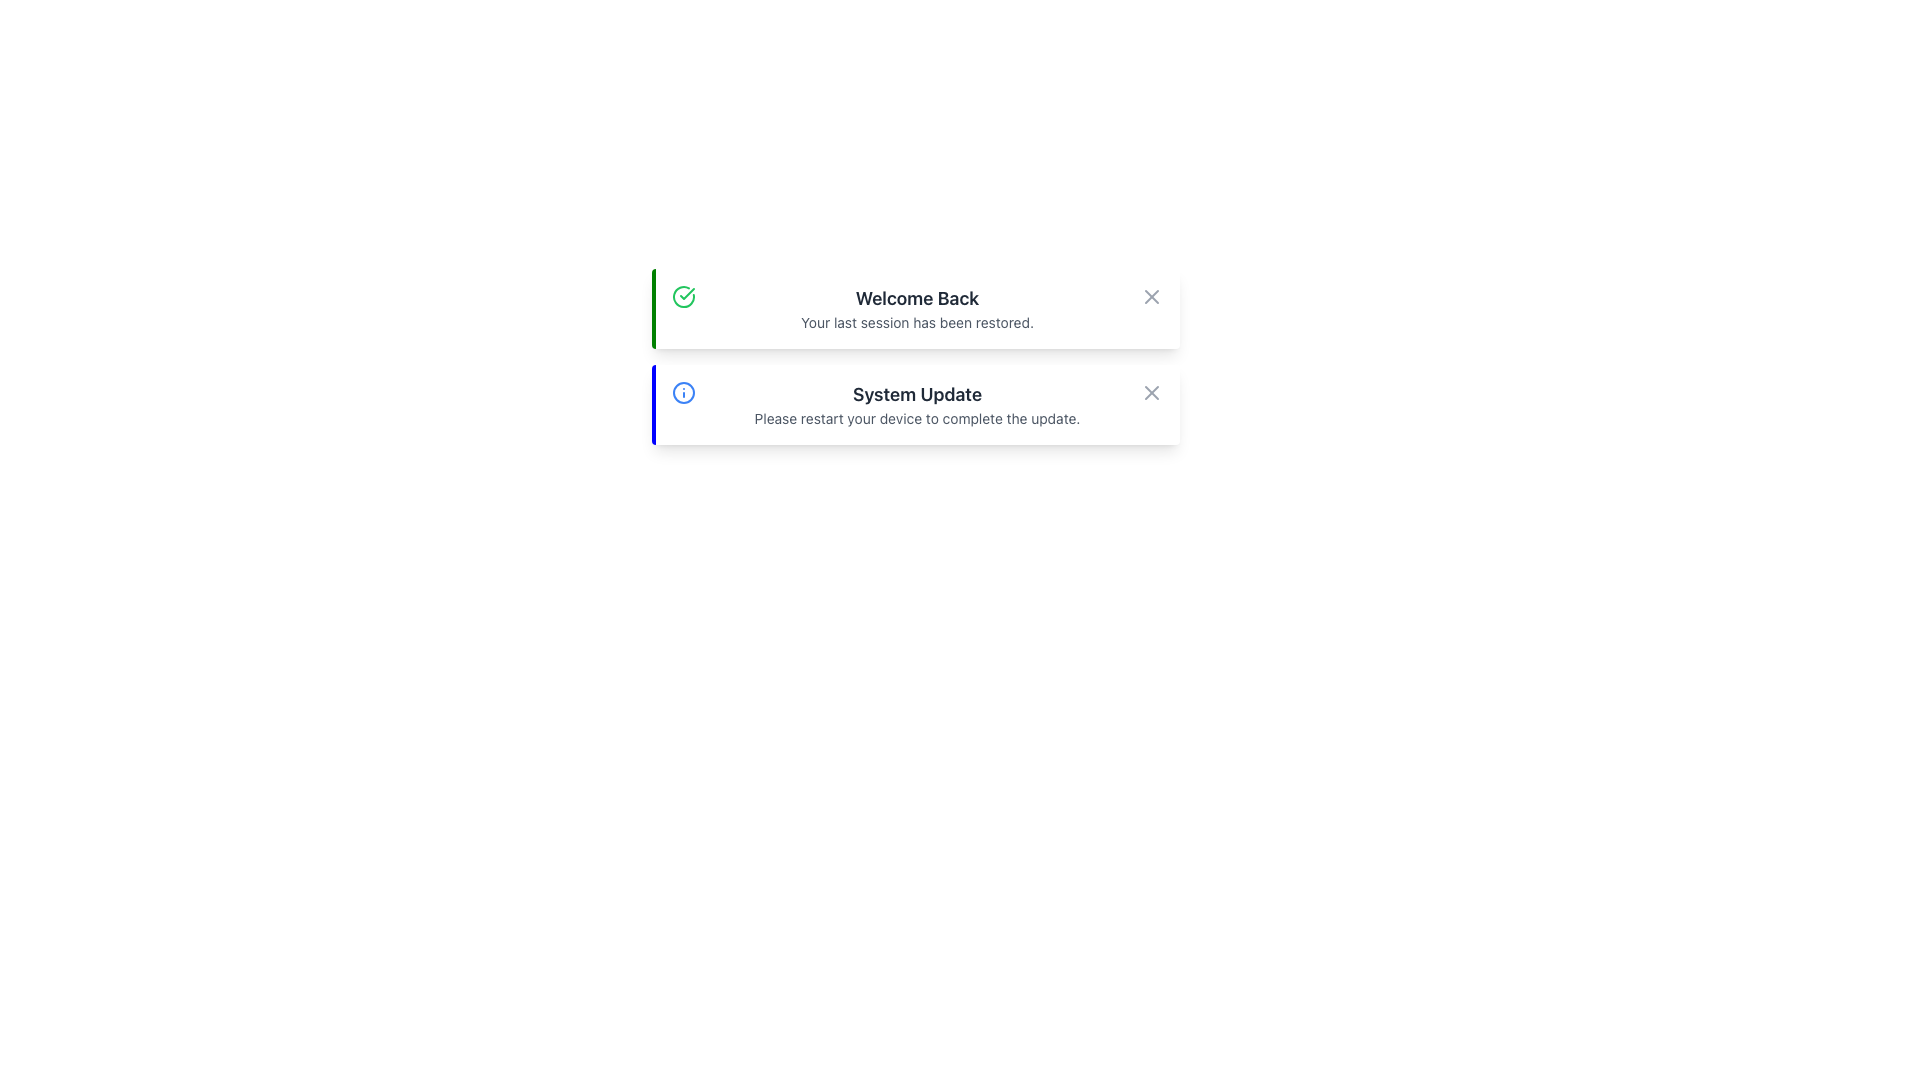 This screenshot has width=1920, height=1080. Describe the element at coordinates (916, 418) in the screenshot. I see `informational text label that instructs the user to restart their device to complete an update, located below the 'System Update' heading` at that location.